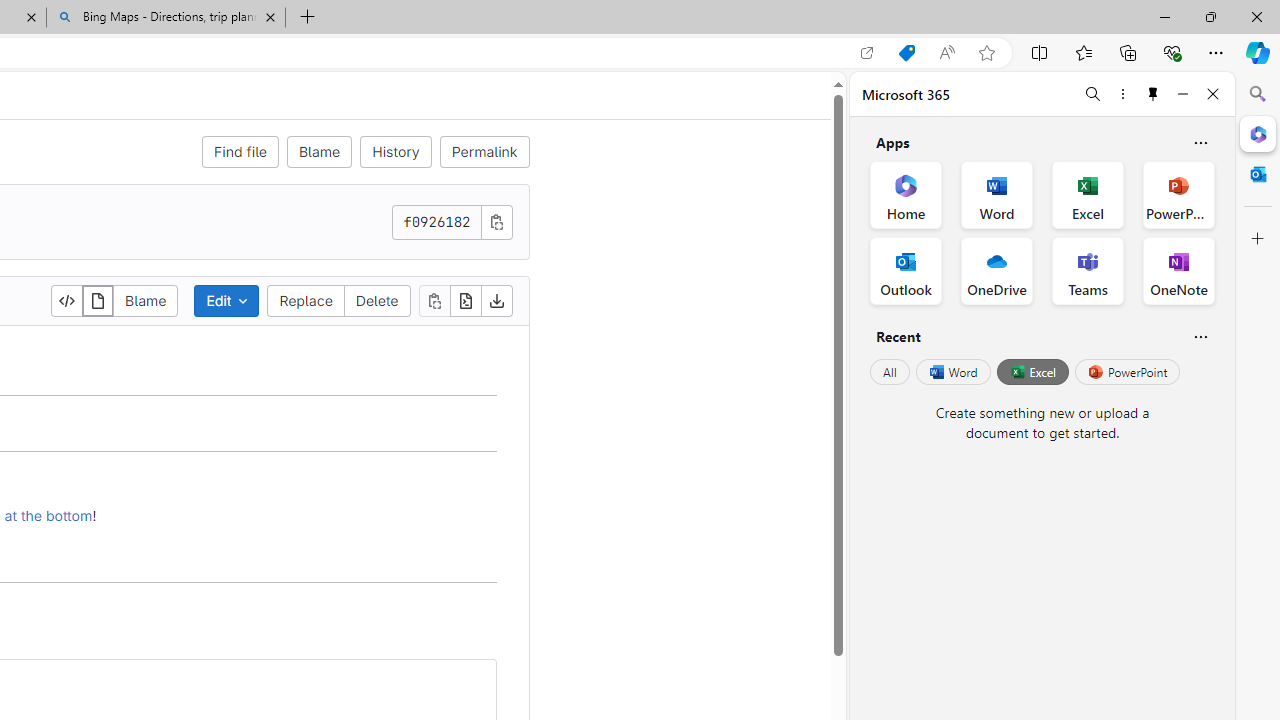 This screenshot has width=1280, height=720. What do you see at coordinates (305, 300) in the screenshot?
I see `'Replace'` at bounding box center [305, 300].